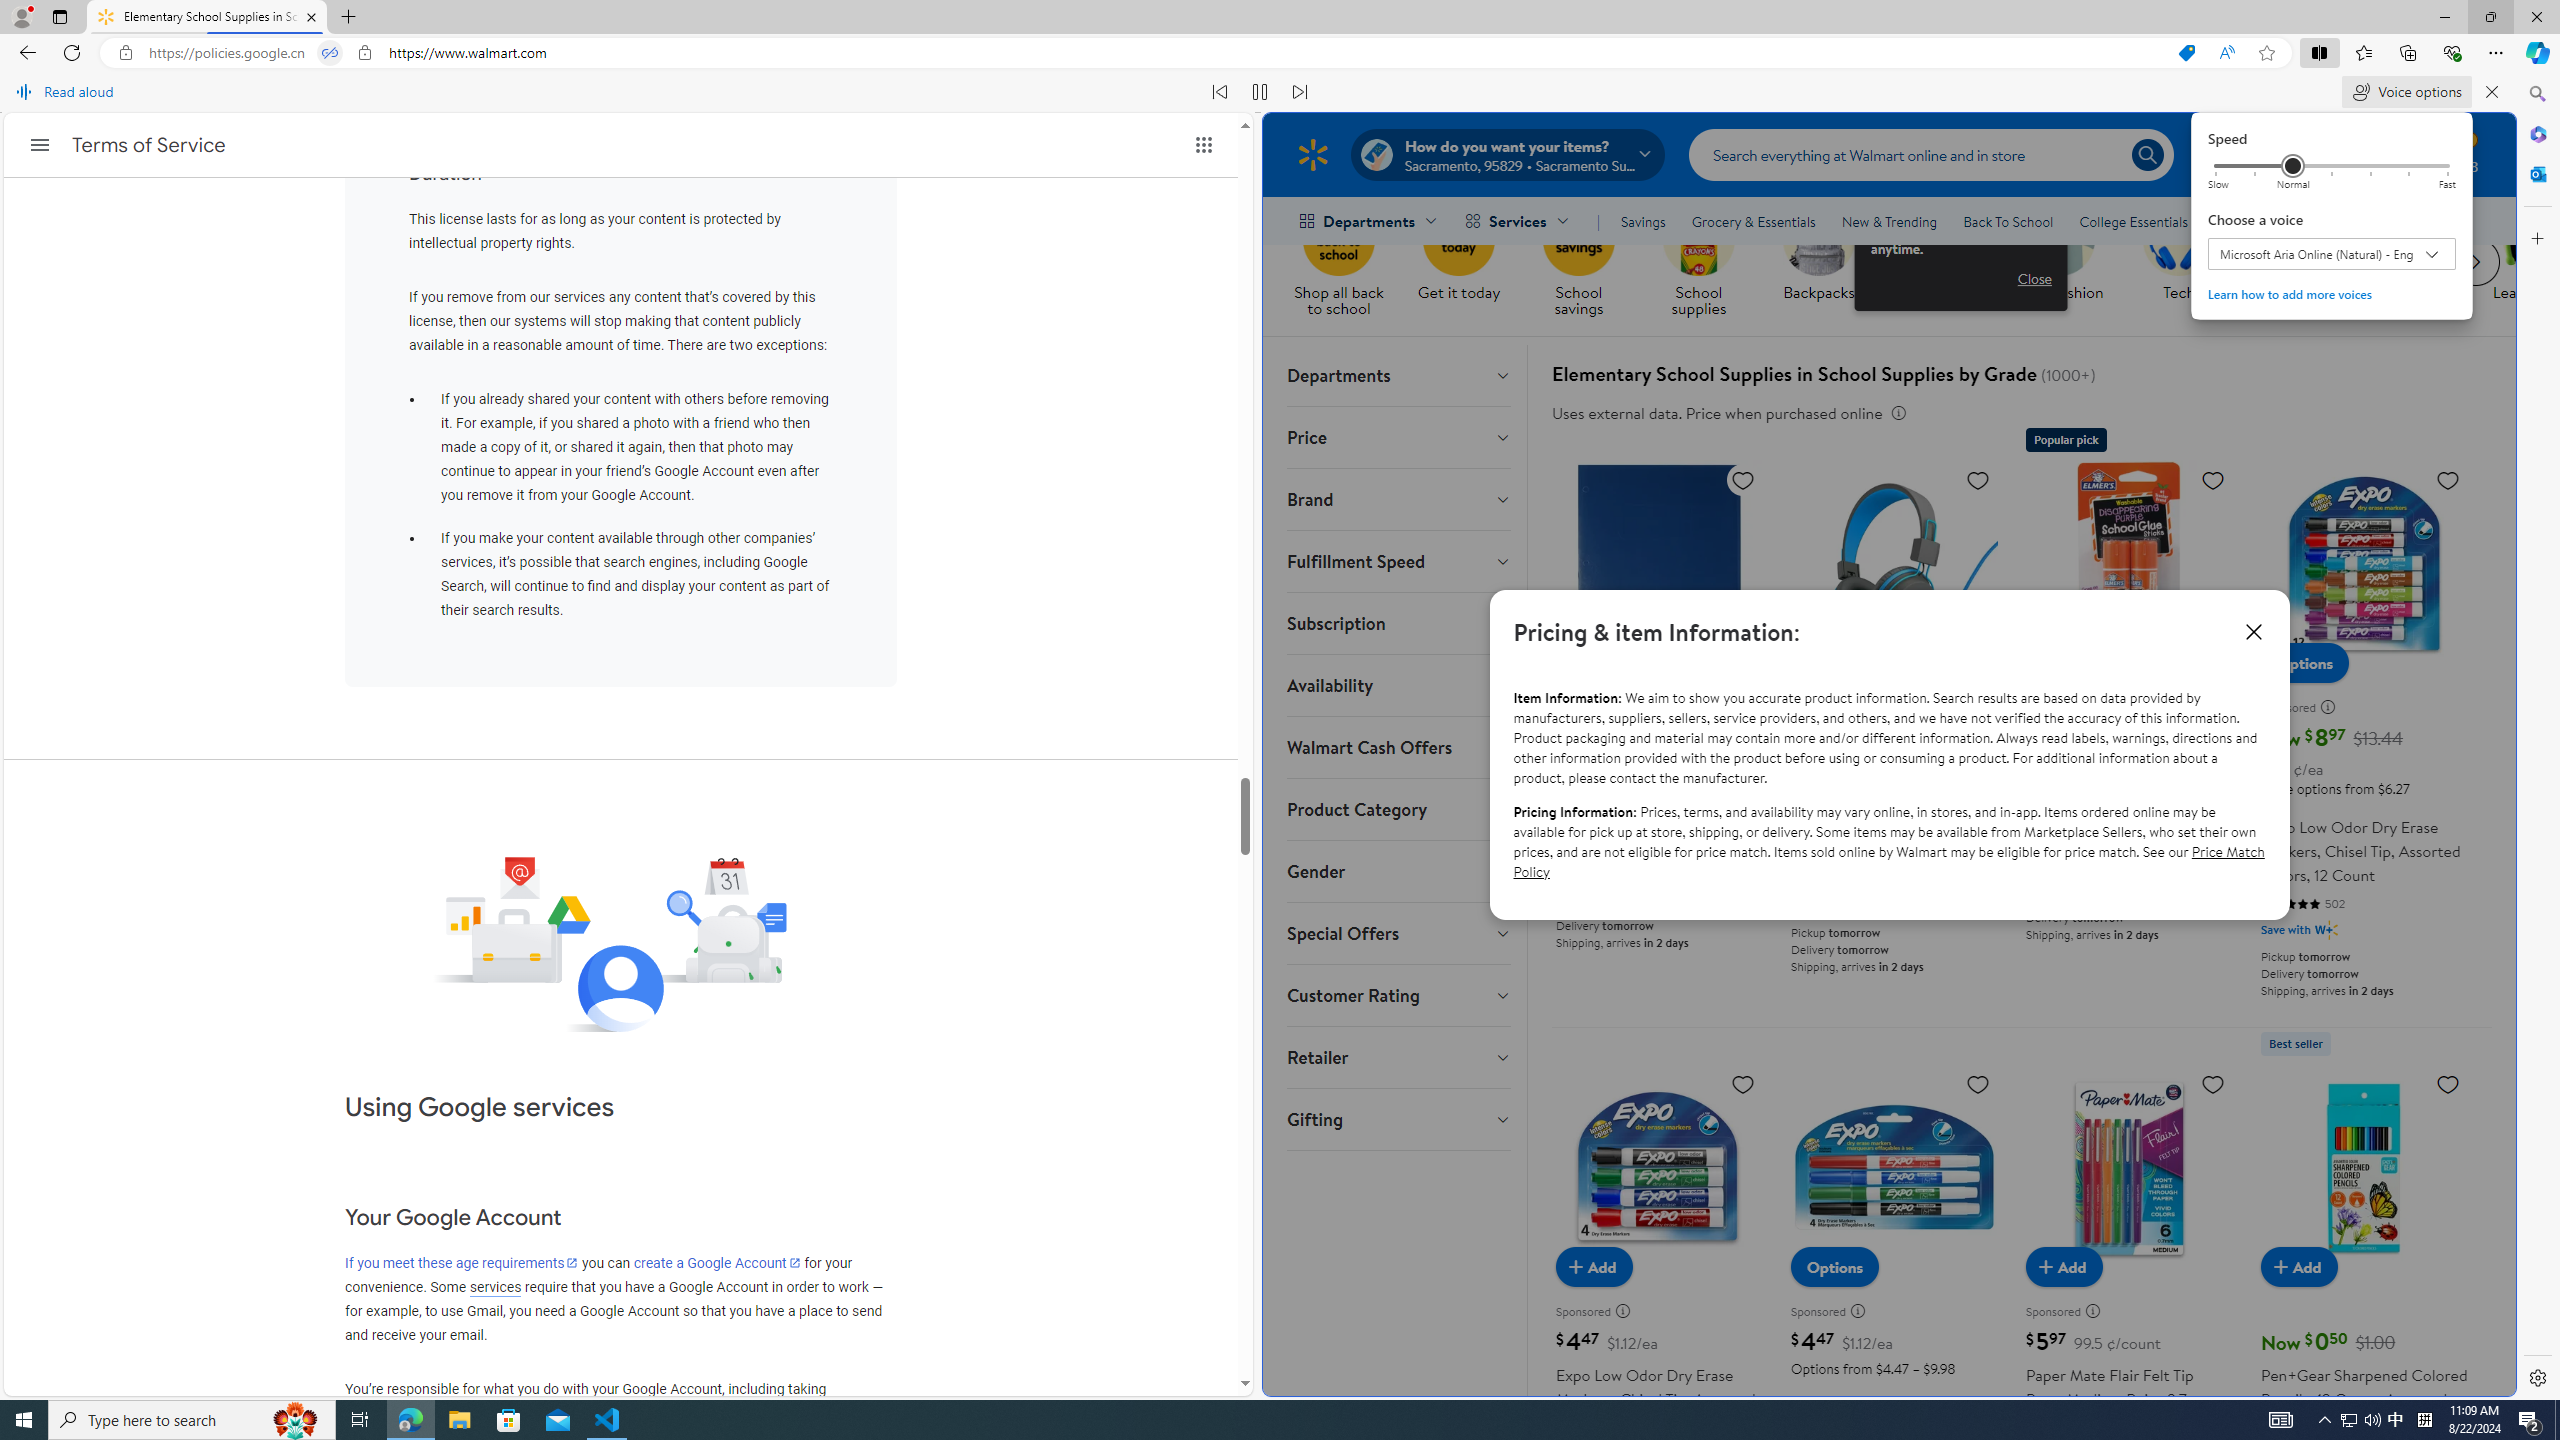 The width and height of the screenshot is (2560, 1440). What do you see at coordinates (191, 1418) in the screenshot?
I see `'Type here to search'` at bounding box center [191, 1418].